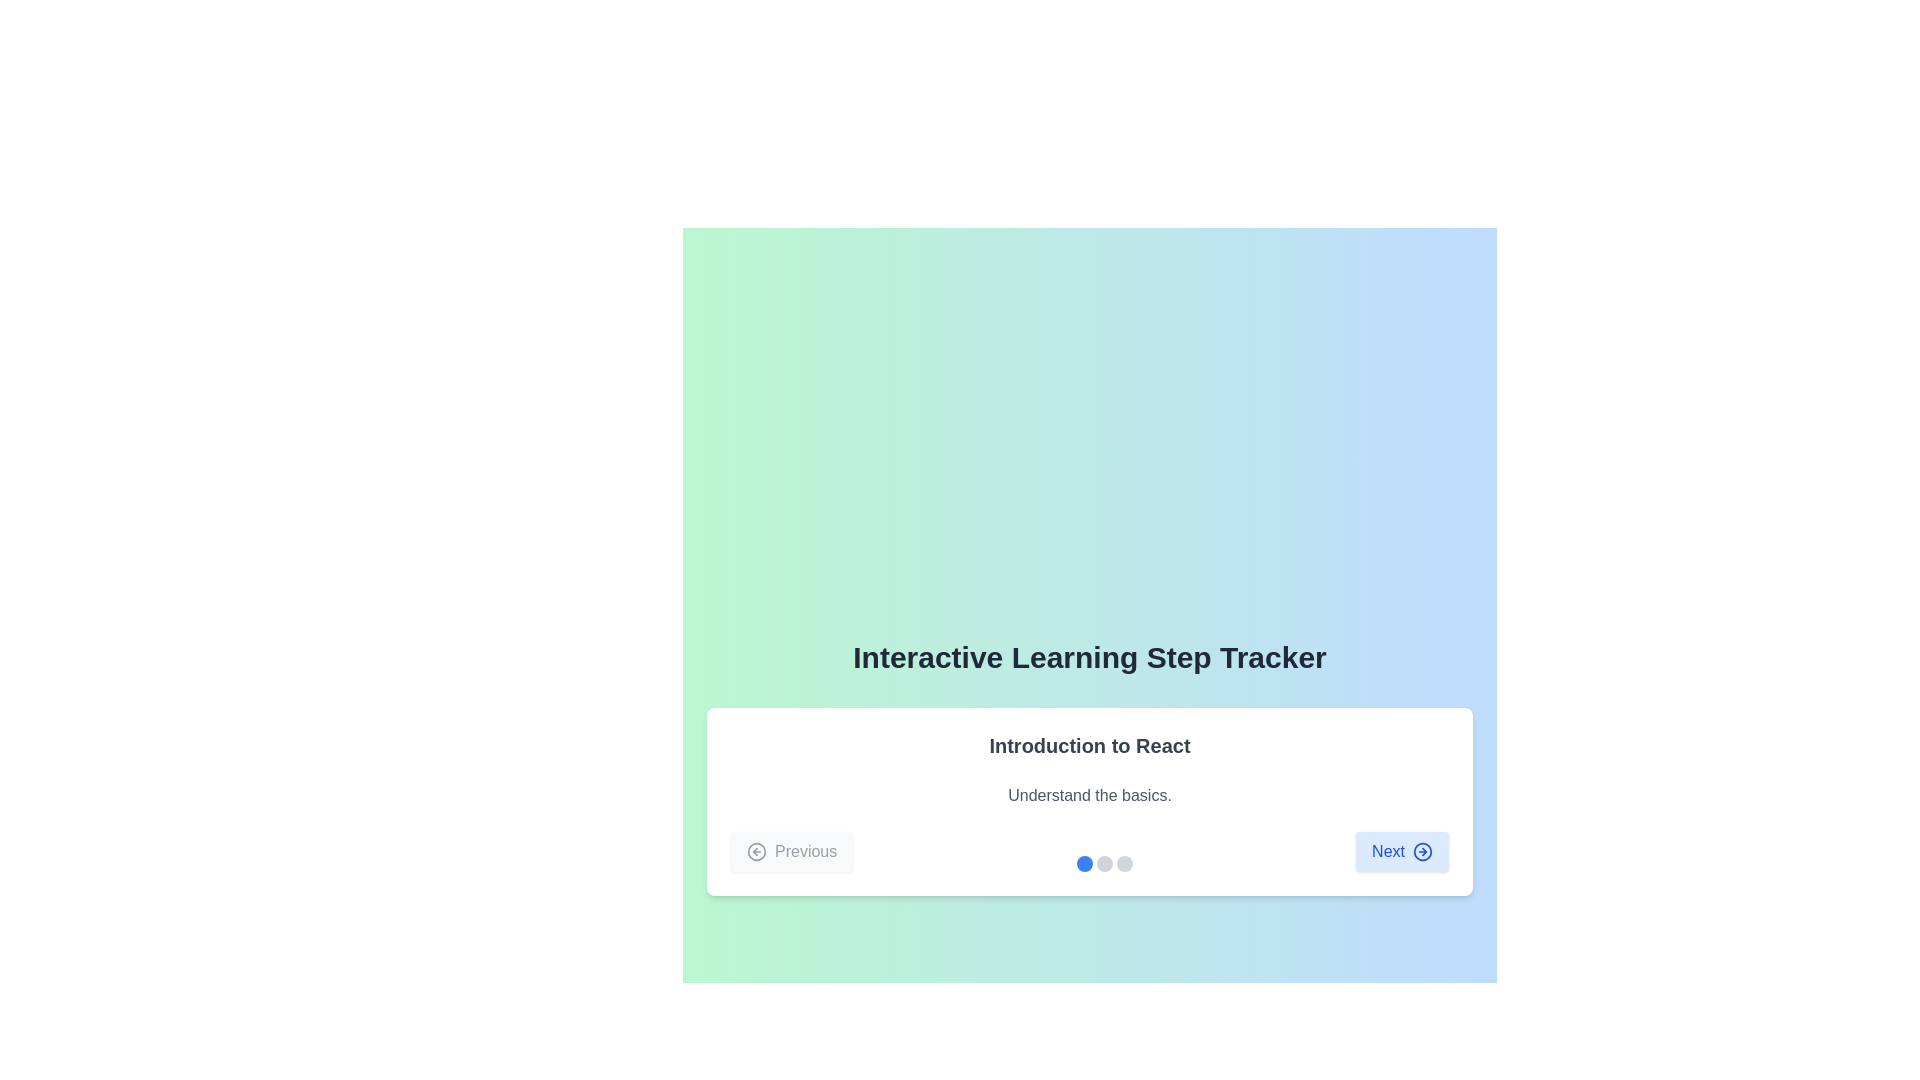 The height and width of the screenshot is (1080, 1920). I want to click on the 'Next' button which contains a right-arrow icon encircled in blue, located at the bottom-right of the visible card, so click(1421, 852).